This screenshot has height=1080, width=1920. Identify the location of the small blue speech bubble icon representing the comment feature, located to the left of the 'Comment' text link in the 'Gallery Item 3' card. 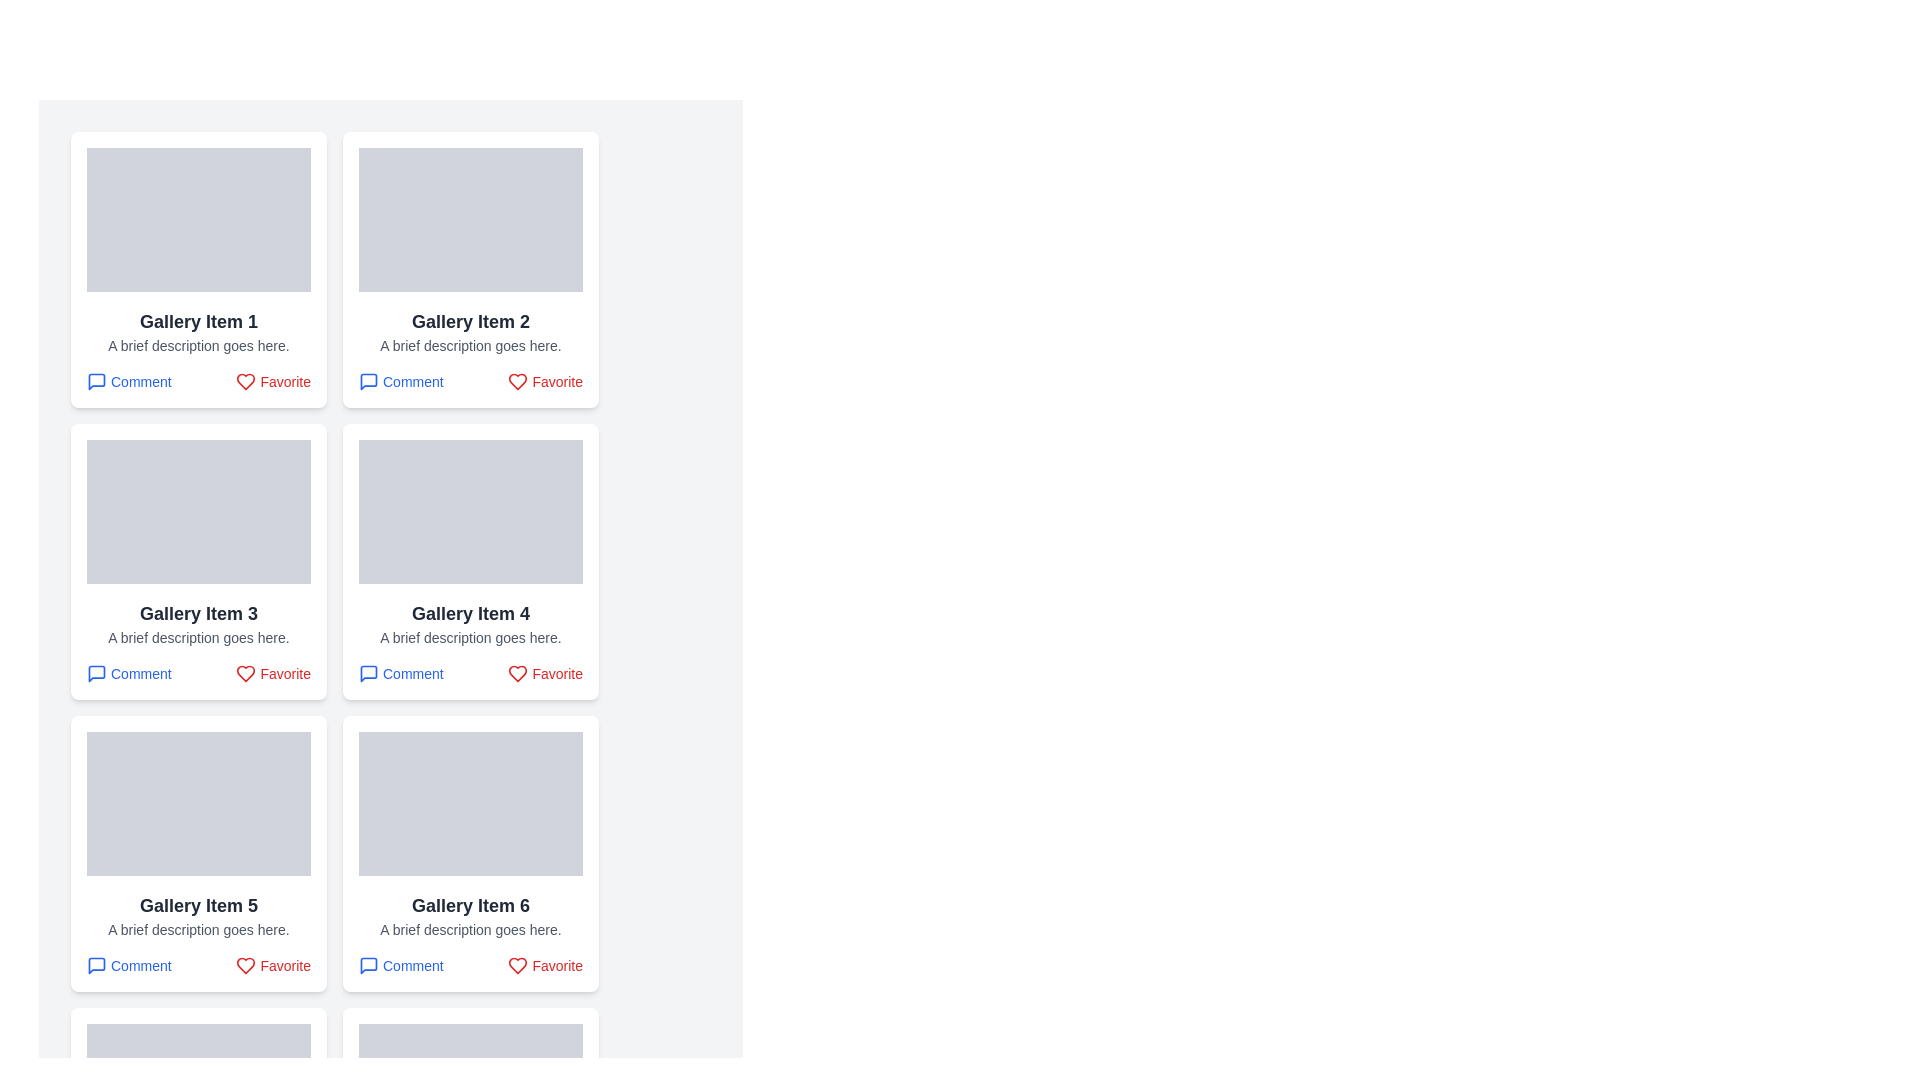
(95, 674).